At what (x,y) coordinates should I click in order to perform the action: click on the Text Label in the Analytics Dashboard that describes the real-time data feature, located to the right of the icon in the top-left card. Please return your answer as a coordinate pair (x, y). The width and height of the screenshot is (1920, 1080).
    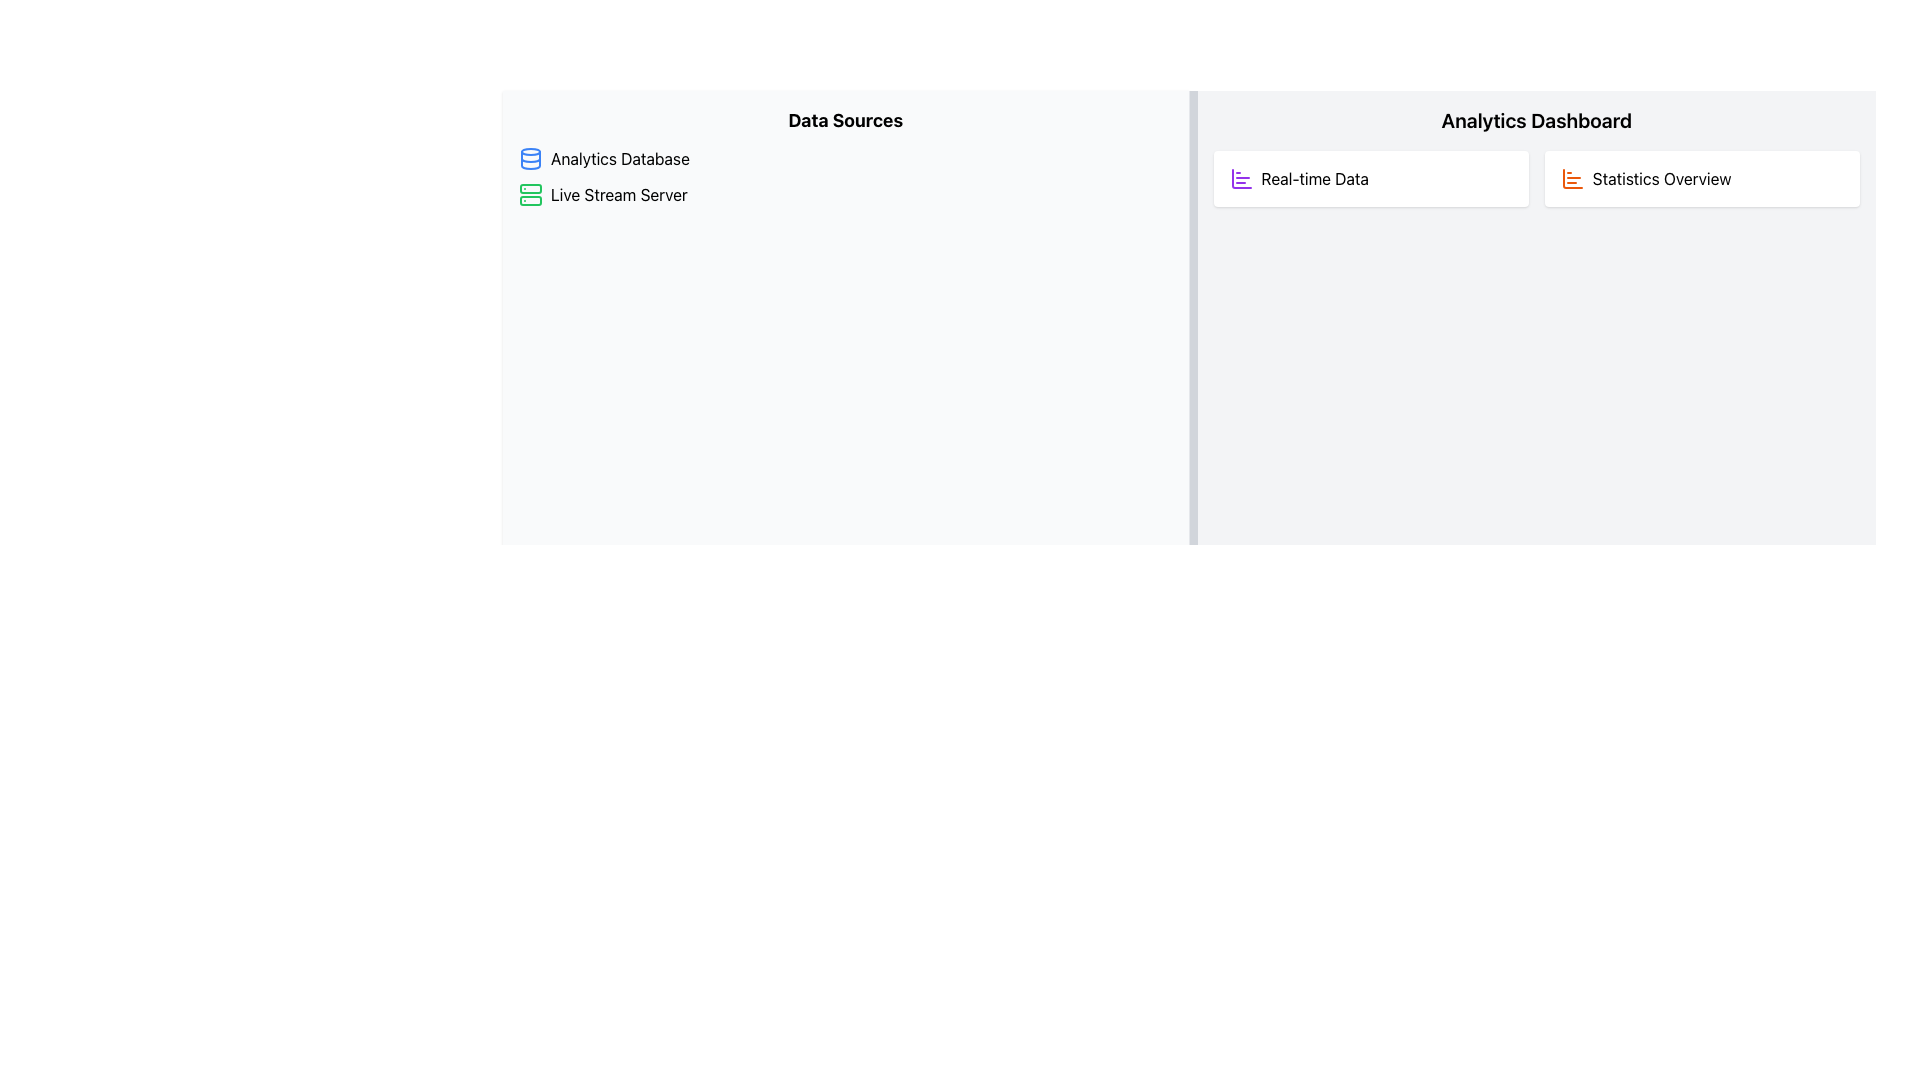
    Looking at the image, I should click on (1315, 177).